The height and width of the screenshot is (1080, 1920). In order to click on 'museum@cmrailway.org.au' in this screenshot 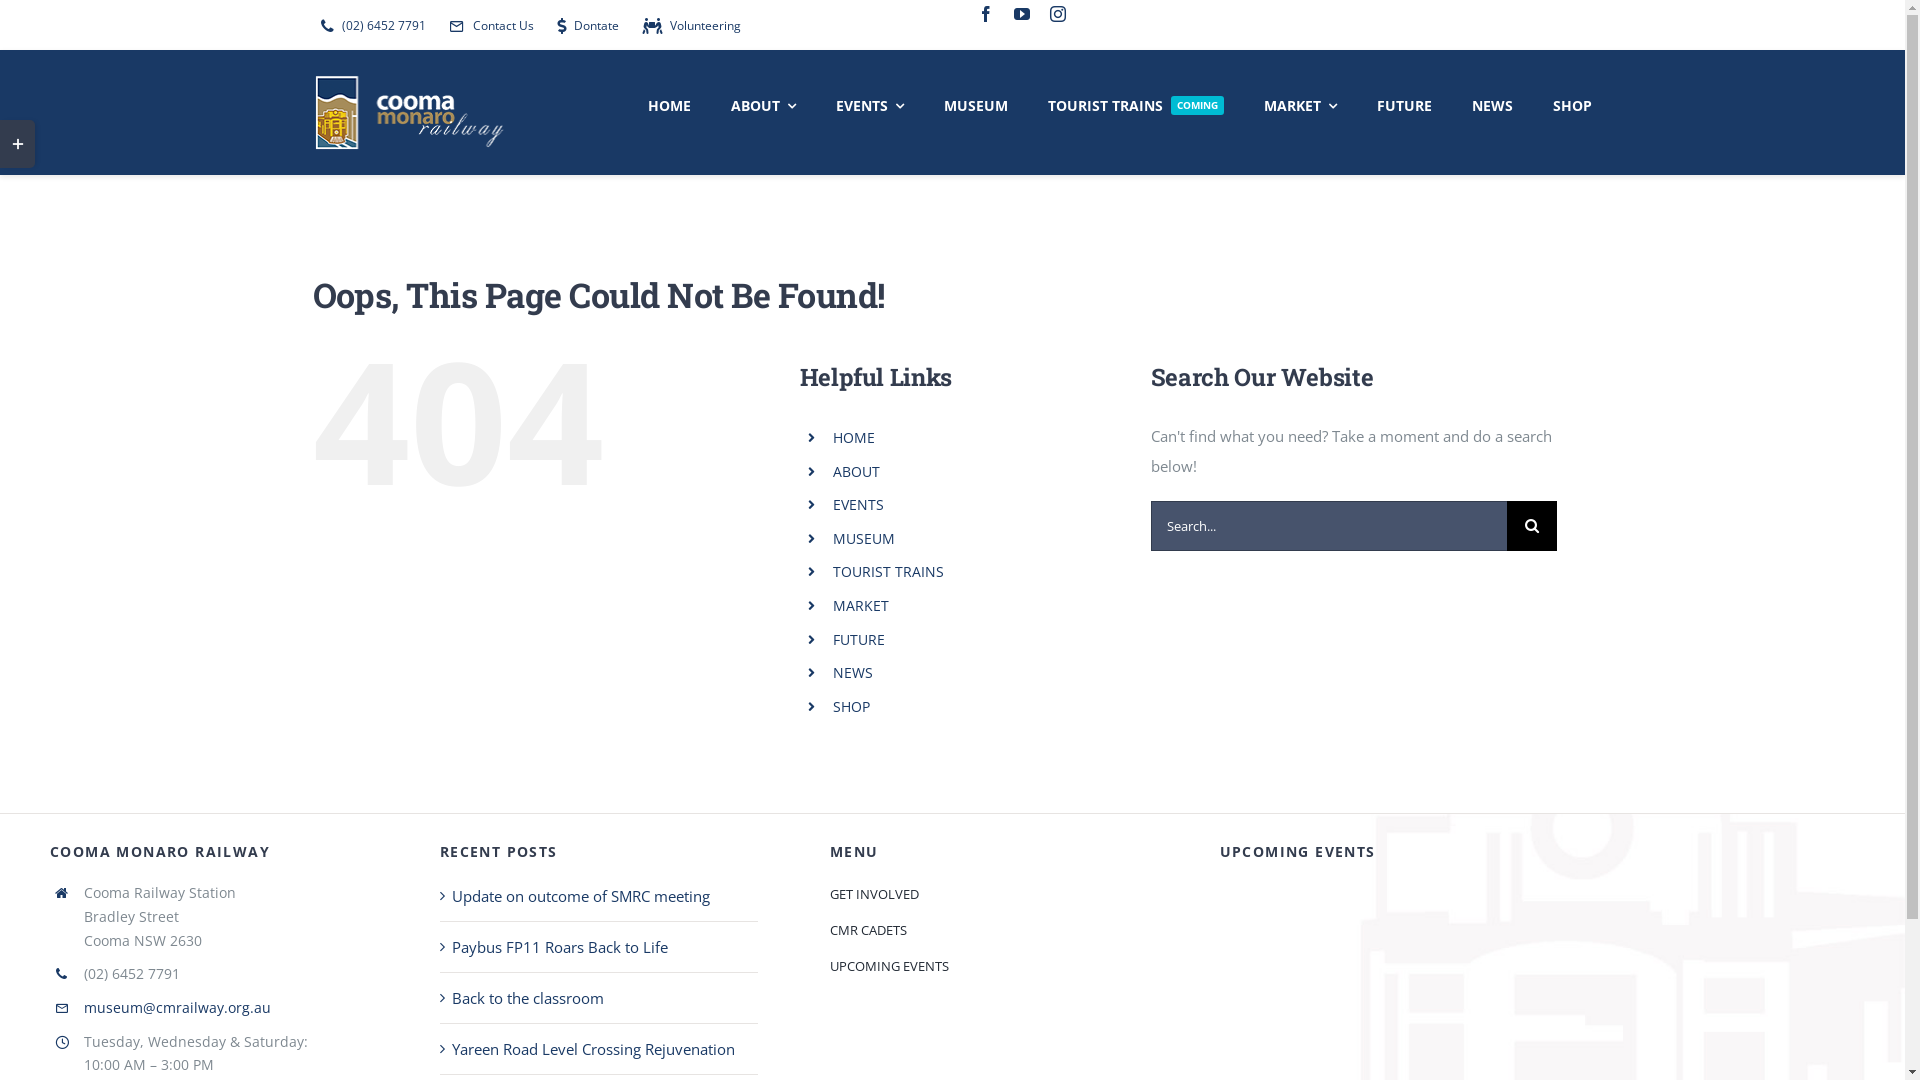, I will do `click(82, 1007)`.